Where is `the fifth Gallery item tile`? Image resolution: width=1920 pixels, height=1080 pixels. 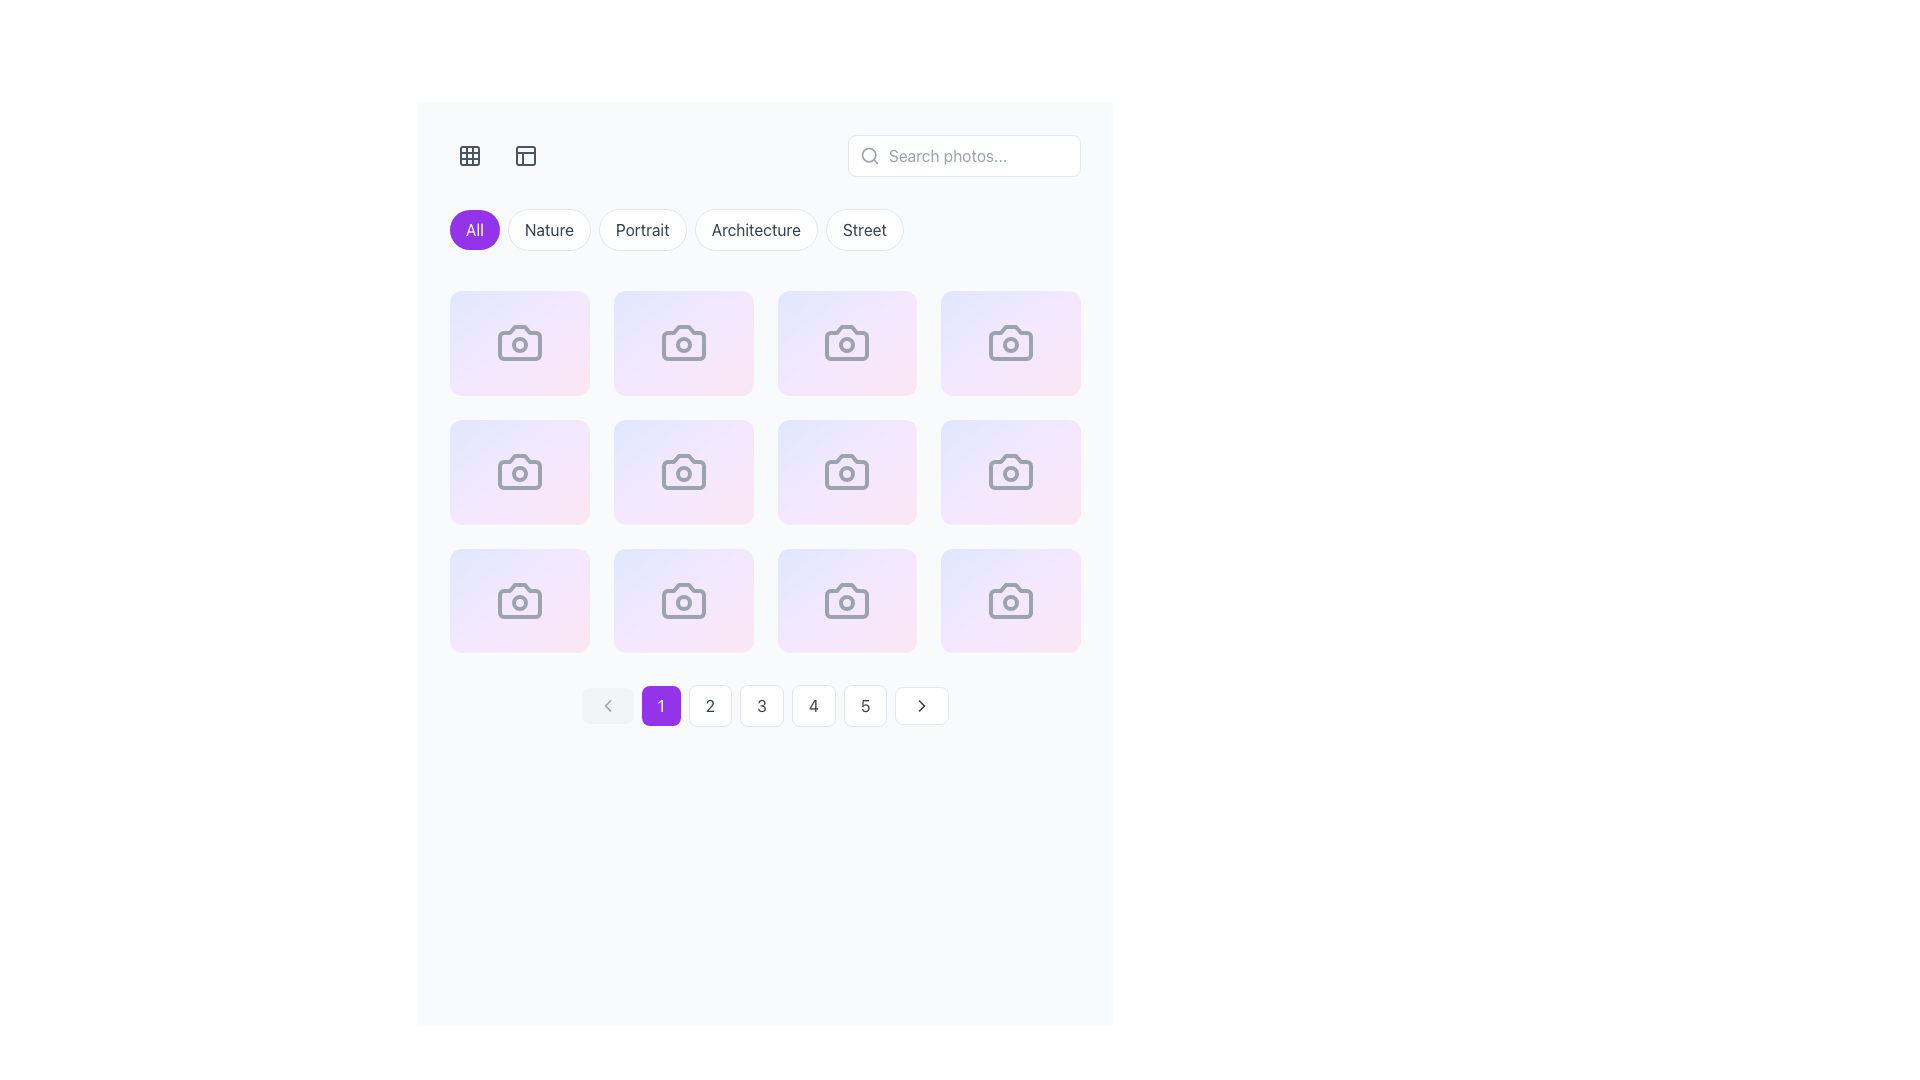
the fifth Gallery item tile is located at coordinates (519, 472).